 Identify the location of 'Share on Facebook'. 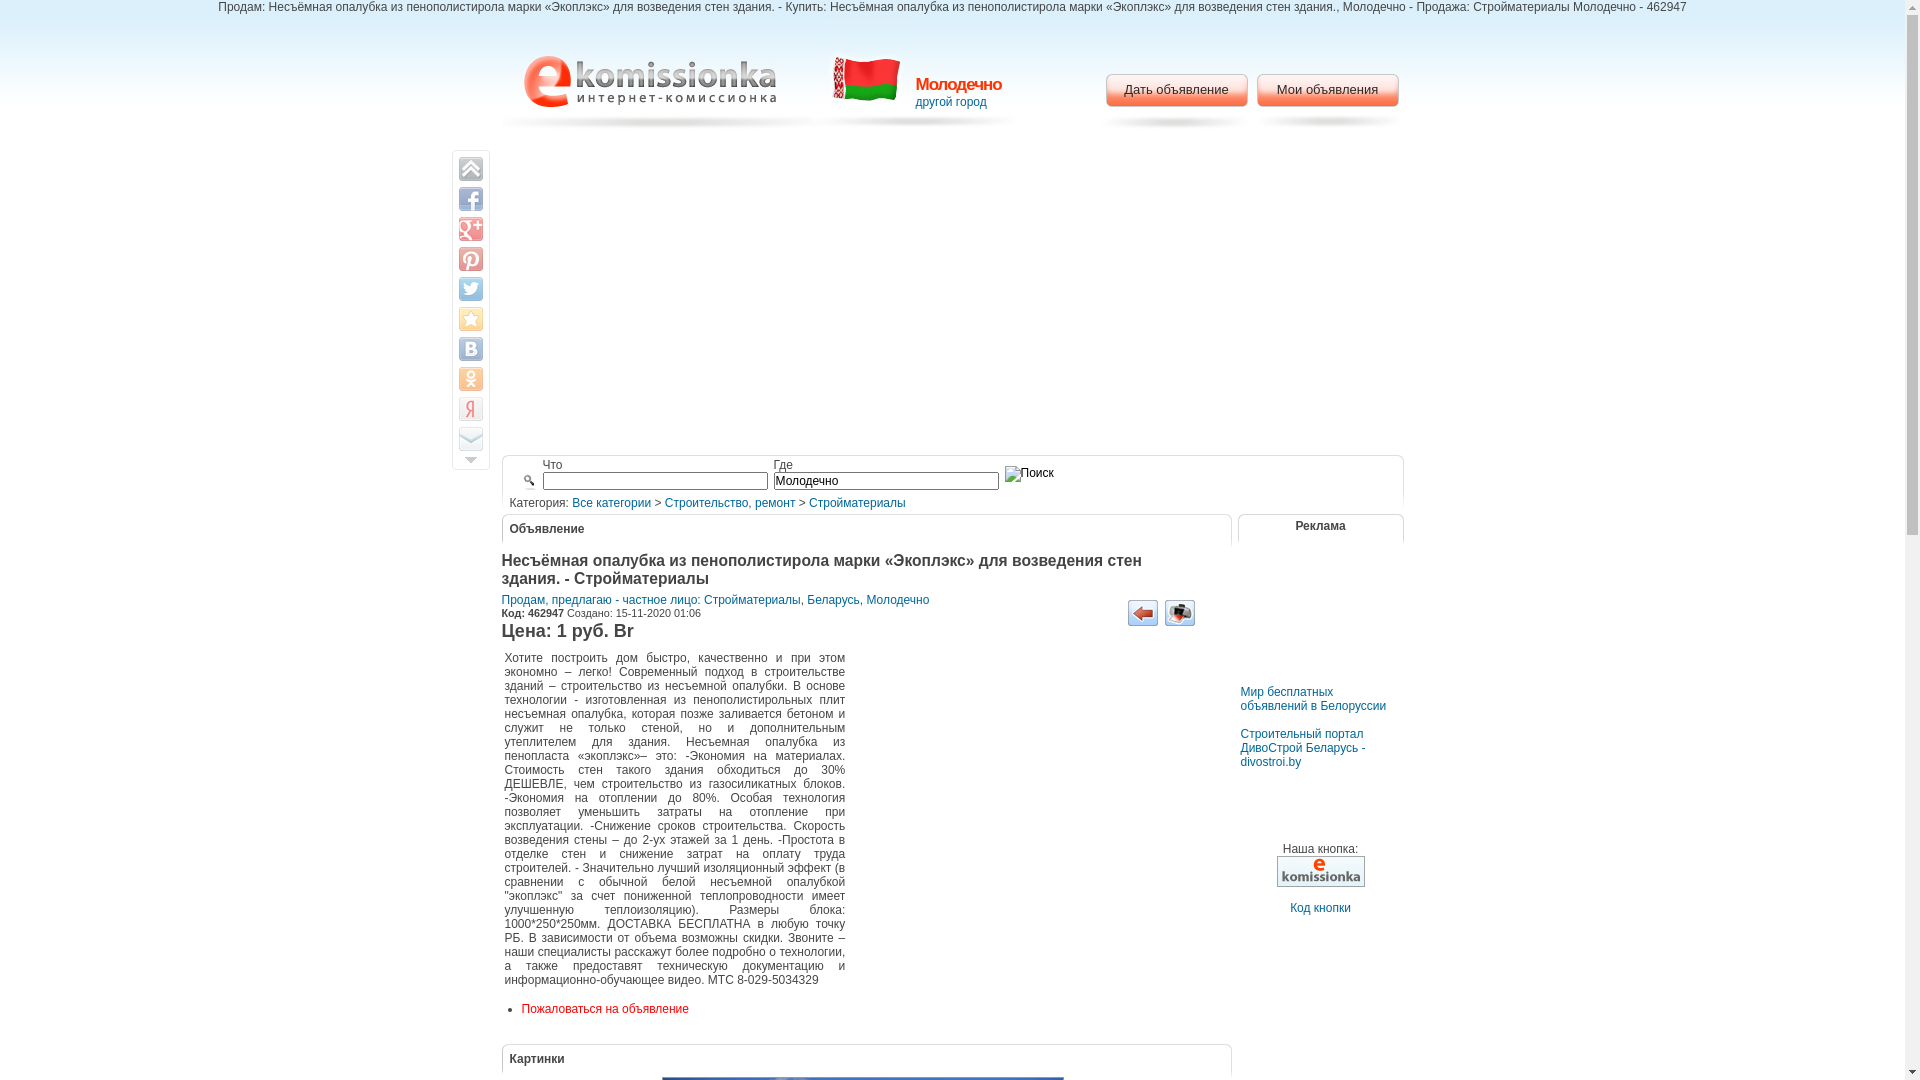
(469, 199).